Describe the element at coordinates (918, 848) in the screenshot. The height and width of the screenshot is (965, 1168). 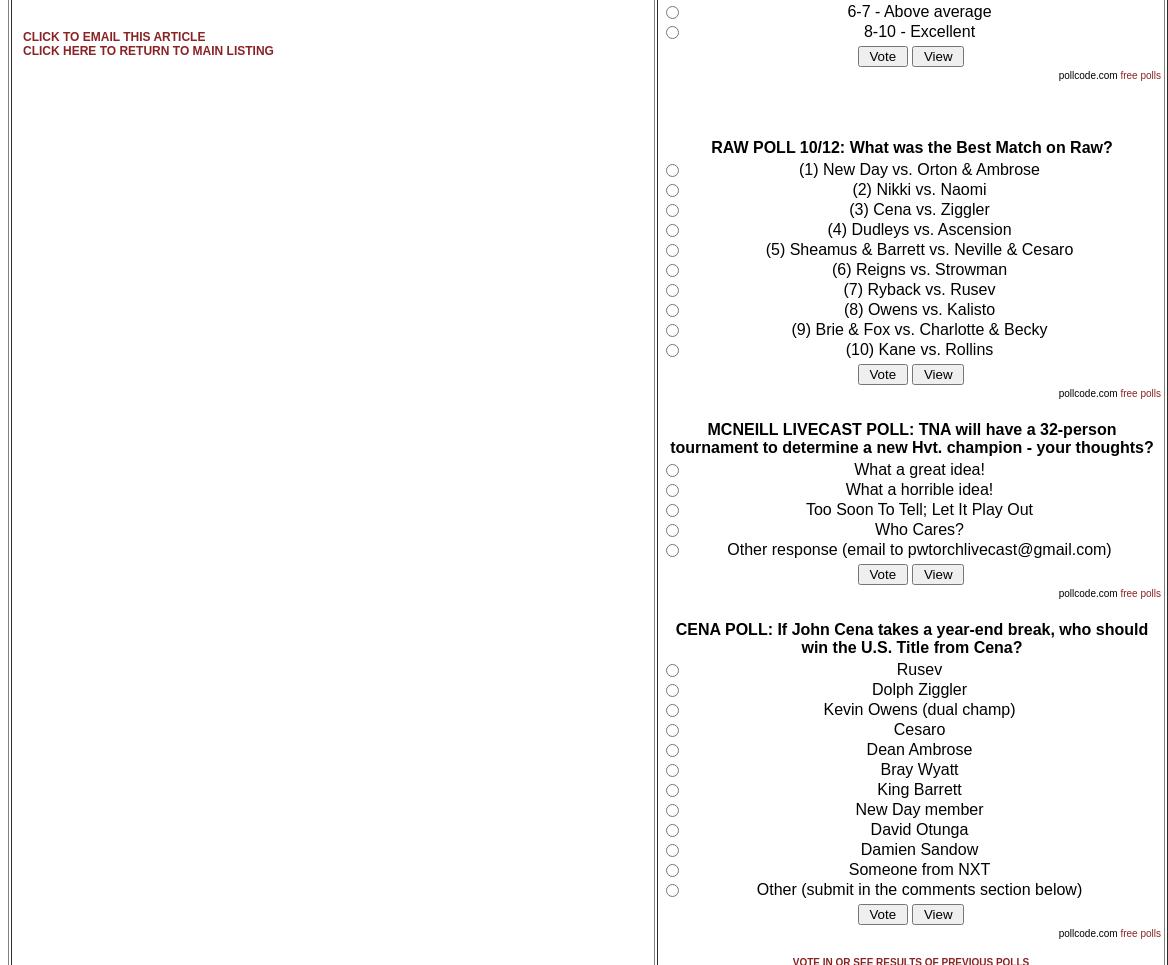
I see `'Damien Sandow'` at that location.